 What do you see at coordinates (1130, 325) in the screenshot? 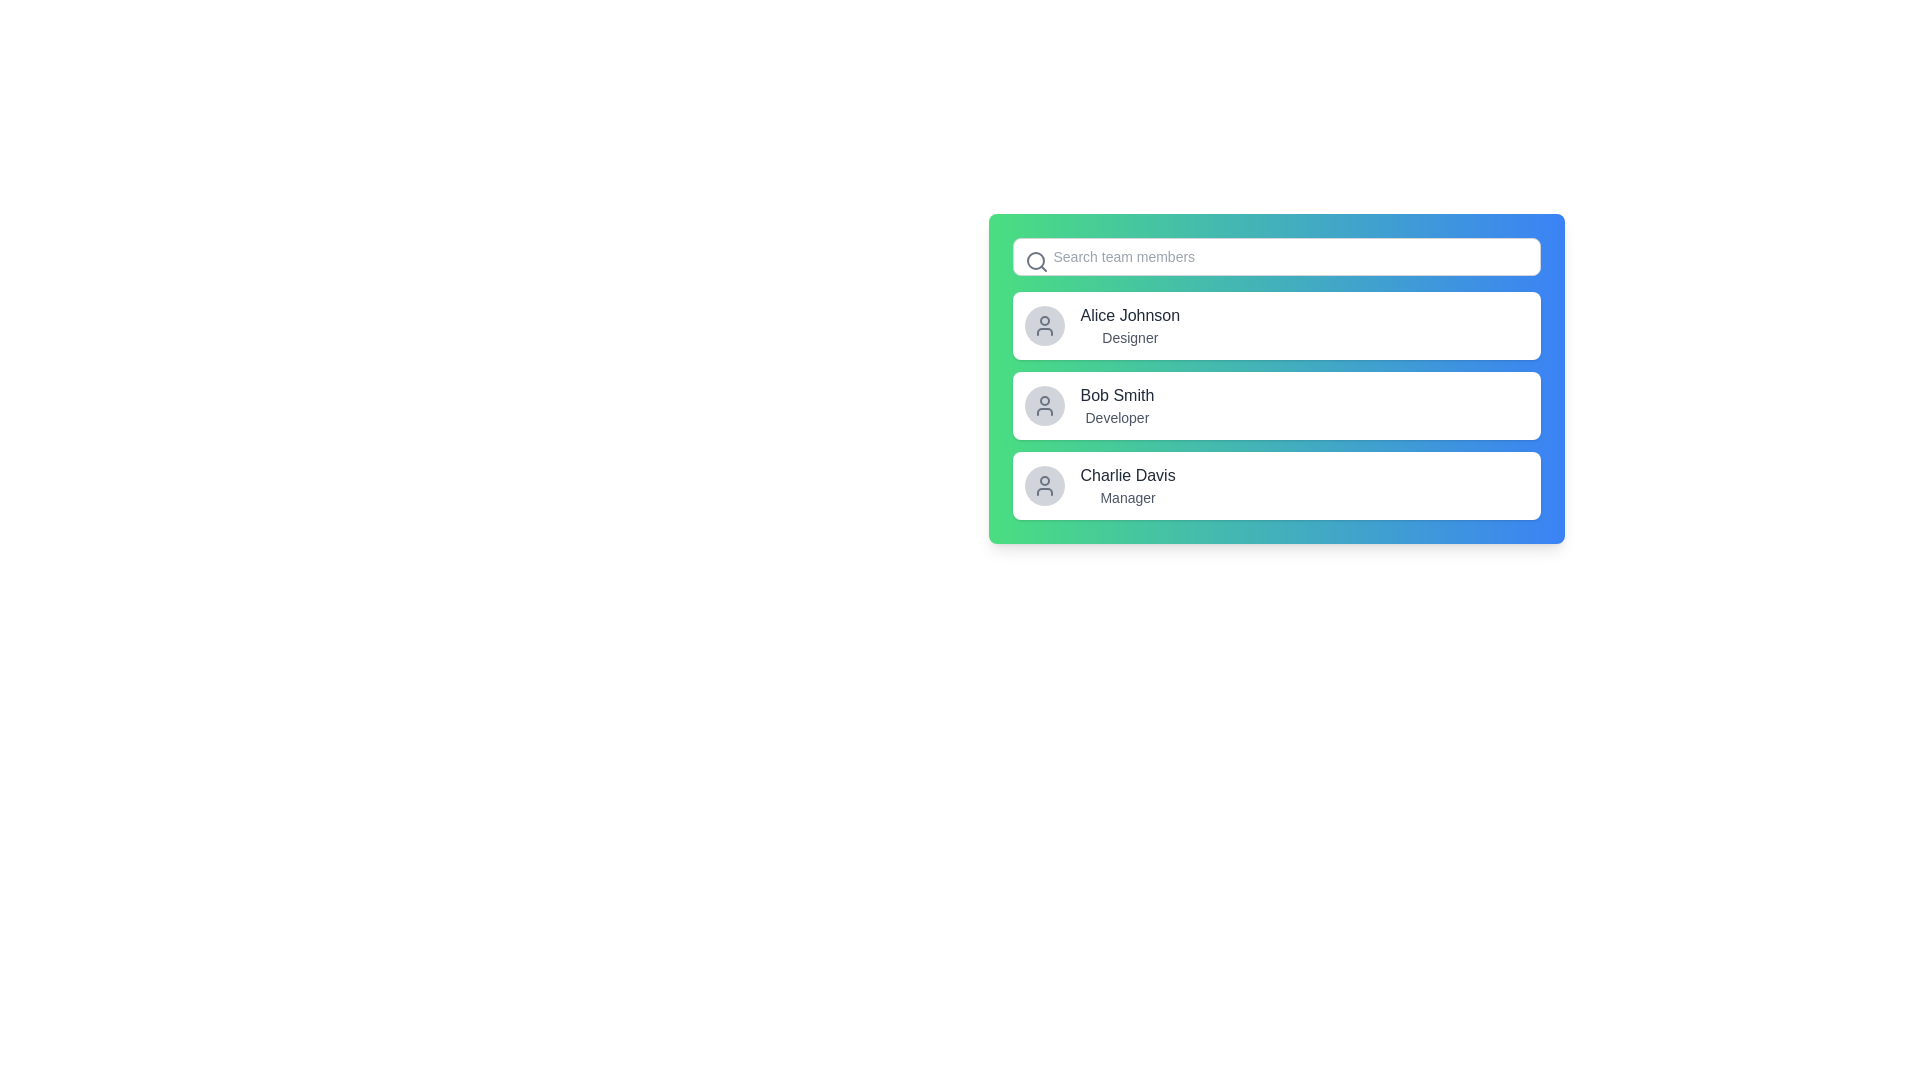
I see `the Label element displaying 'Alice Johnson' and 'Designer', which is part of a card-like structure positioned at the upper part of a vertical stack` at bounding box center [1130, 325].